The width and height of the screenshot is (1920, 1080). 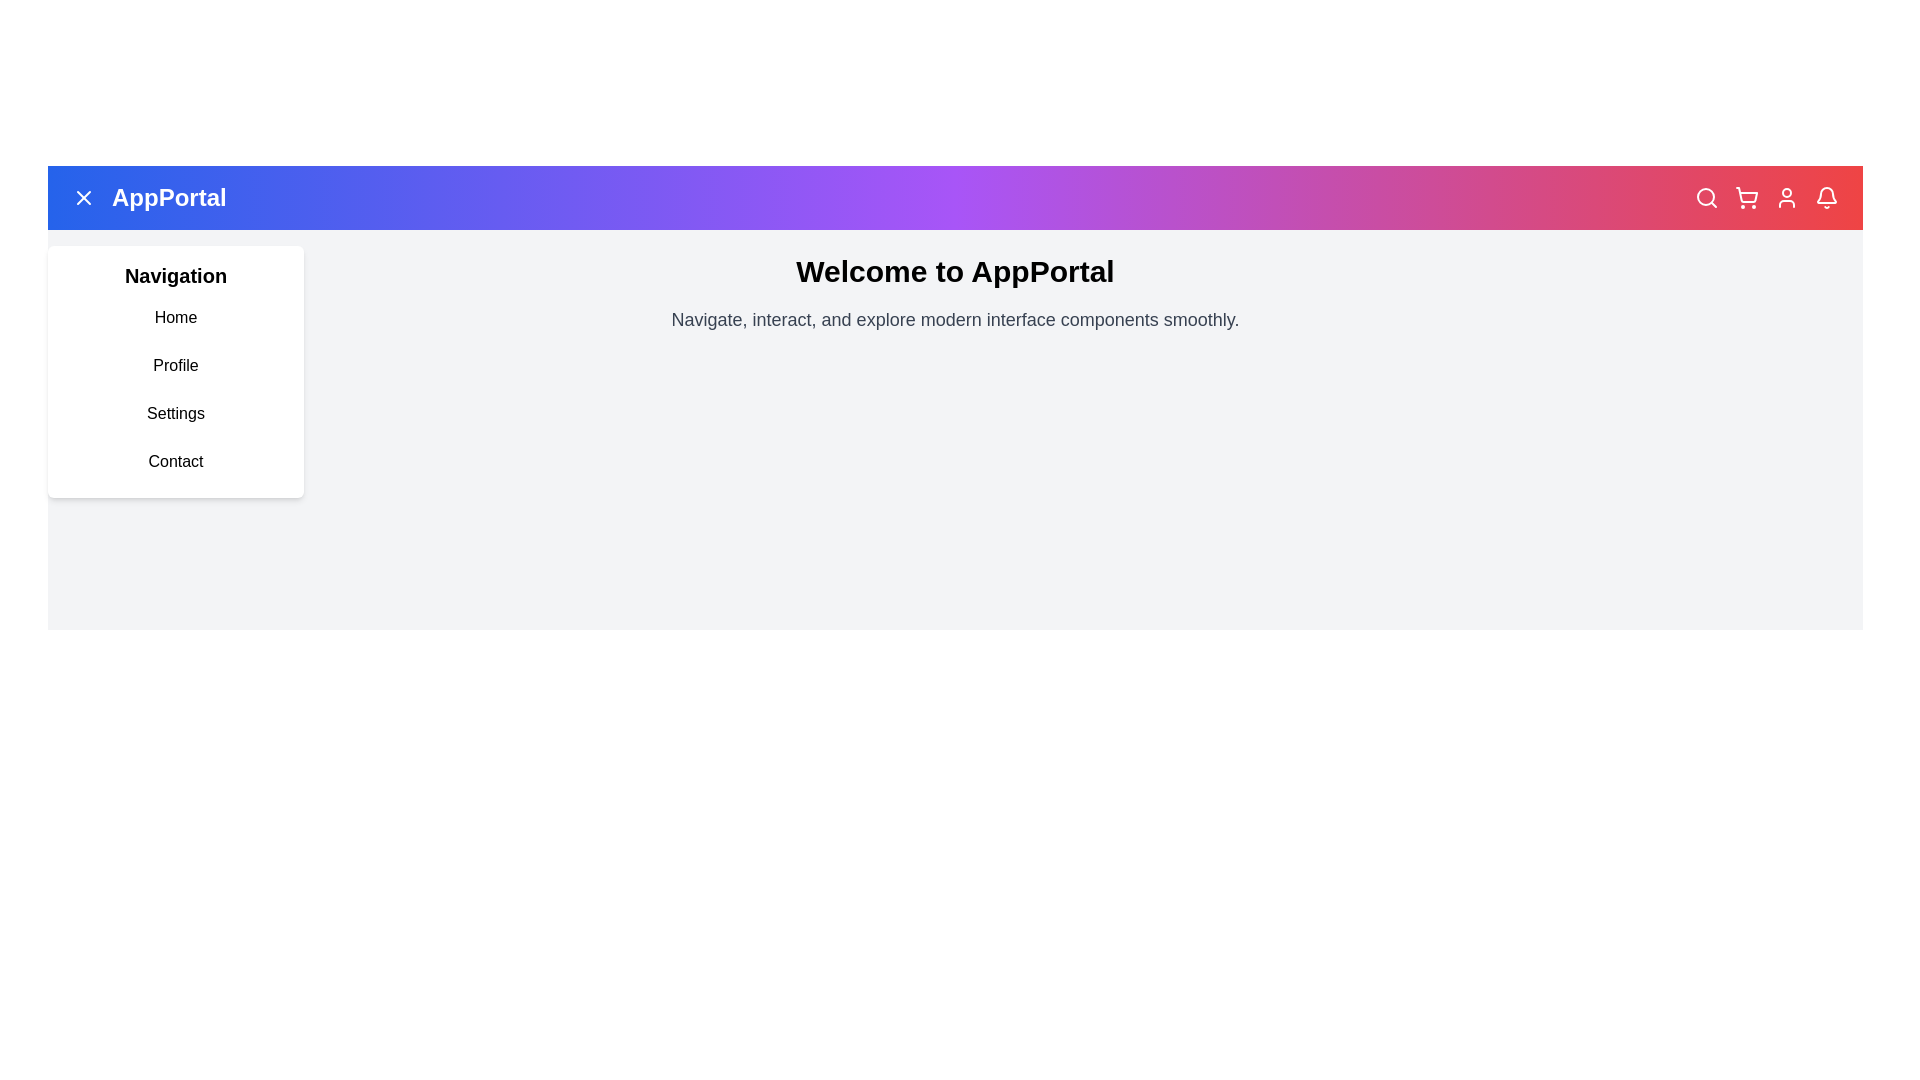 I want to click on the second button in the vertical navigation list, so click(x=176, y=366).